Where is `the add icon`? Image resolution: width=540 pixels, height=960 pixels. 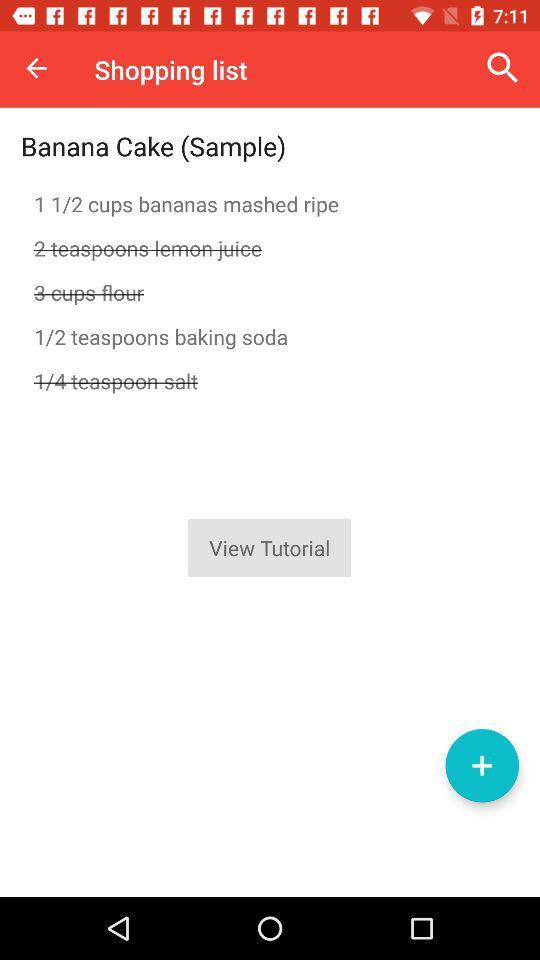
the add icon is located at coordinates (481, 764).